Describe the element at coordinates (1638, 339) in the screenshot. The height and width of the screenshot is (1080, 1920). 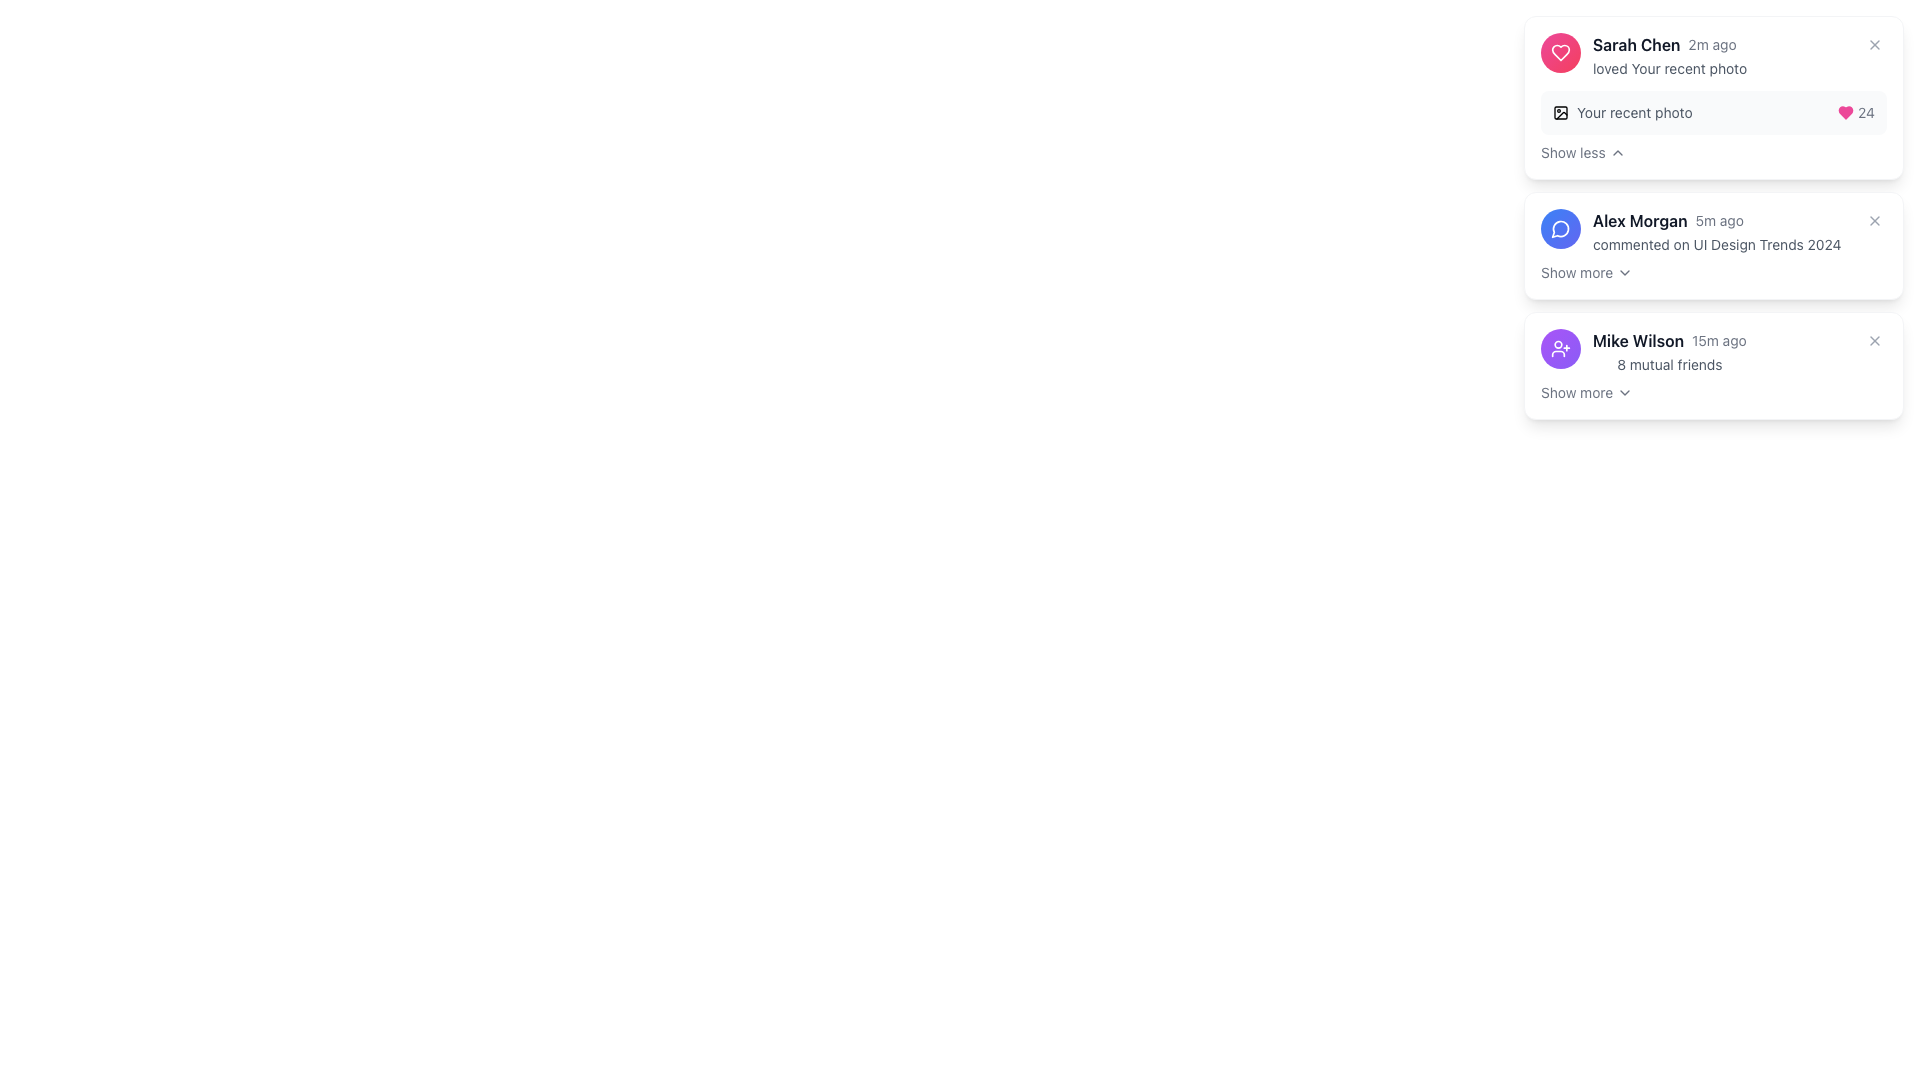
I see `the text label that reads 'Mike Wilson' styled in bold font, located to the left of the timestamp '15m ago' in the lower part of the notification list` at that location.